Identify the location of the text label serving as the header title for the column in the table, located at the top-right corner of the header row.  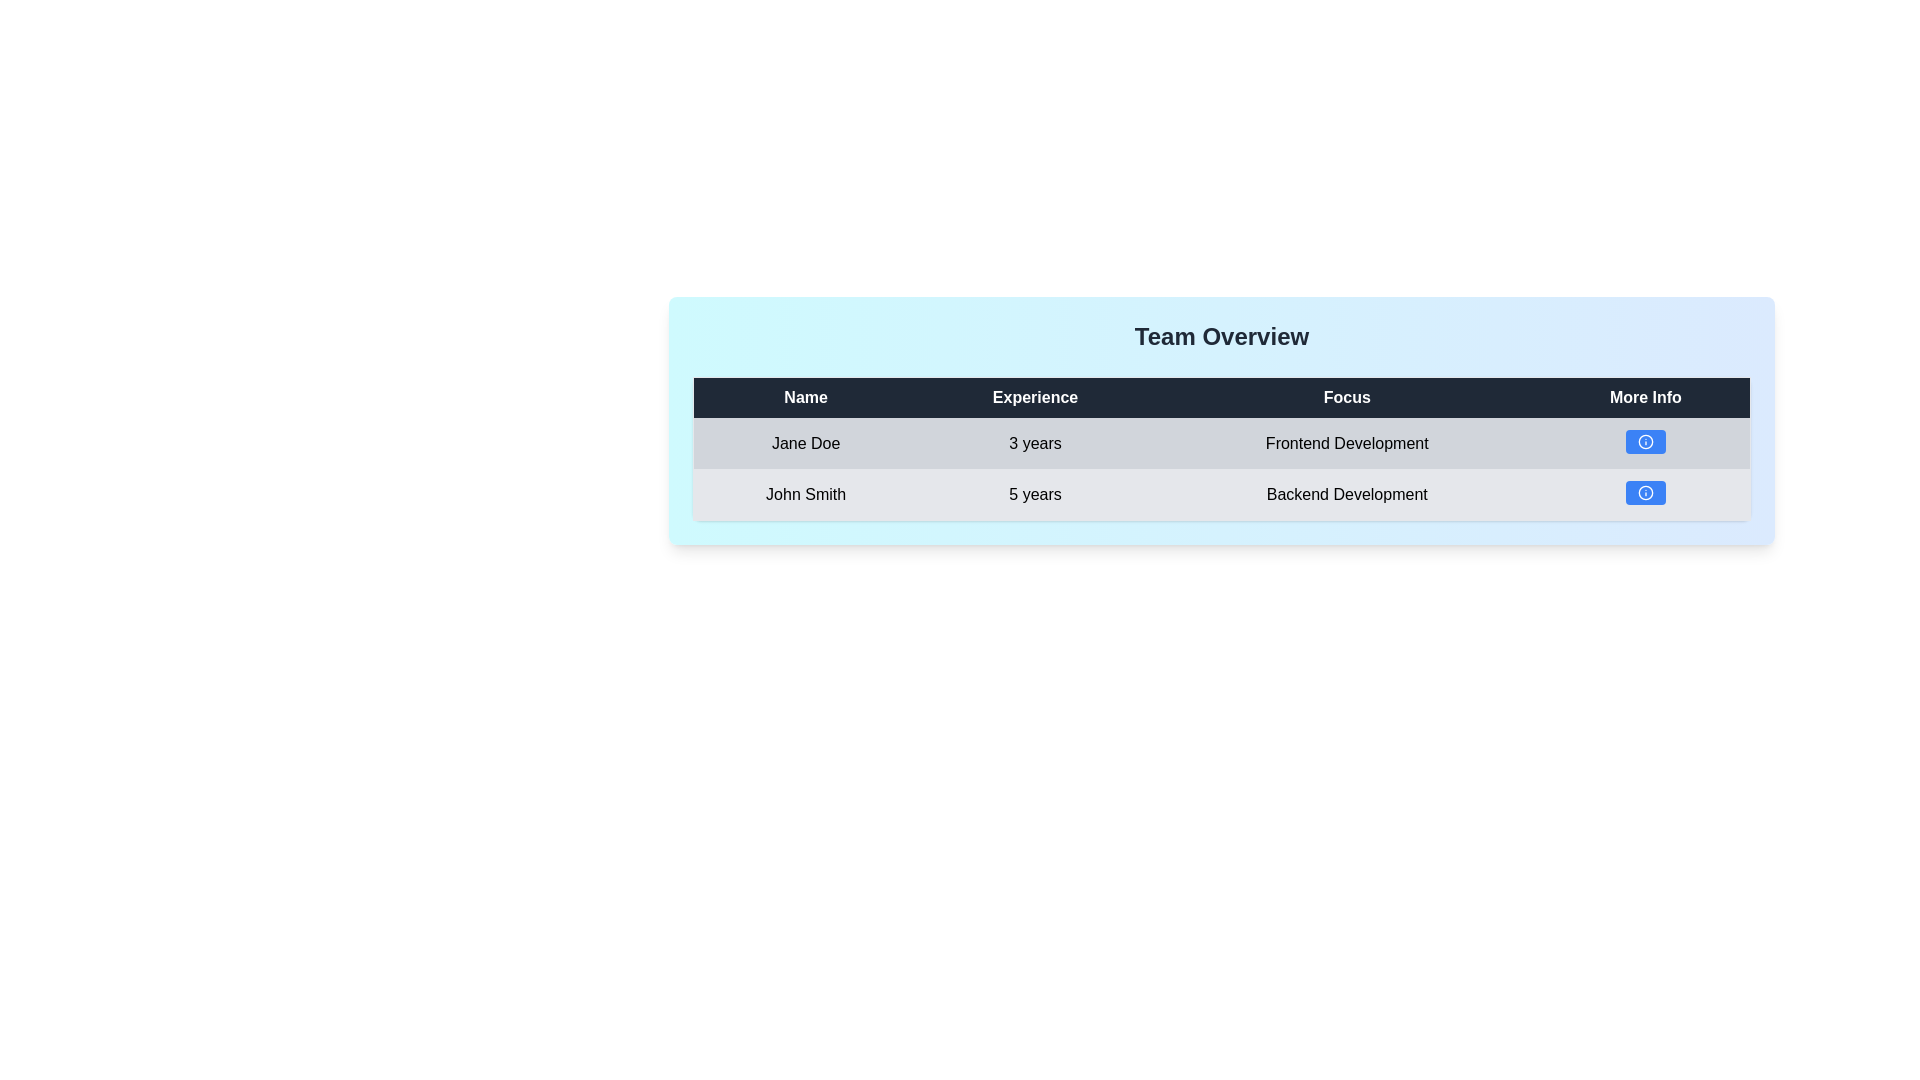
(1646, 397).